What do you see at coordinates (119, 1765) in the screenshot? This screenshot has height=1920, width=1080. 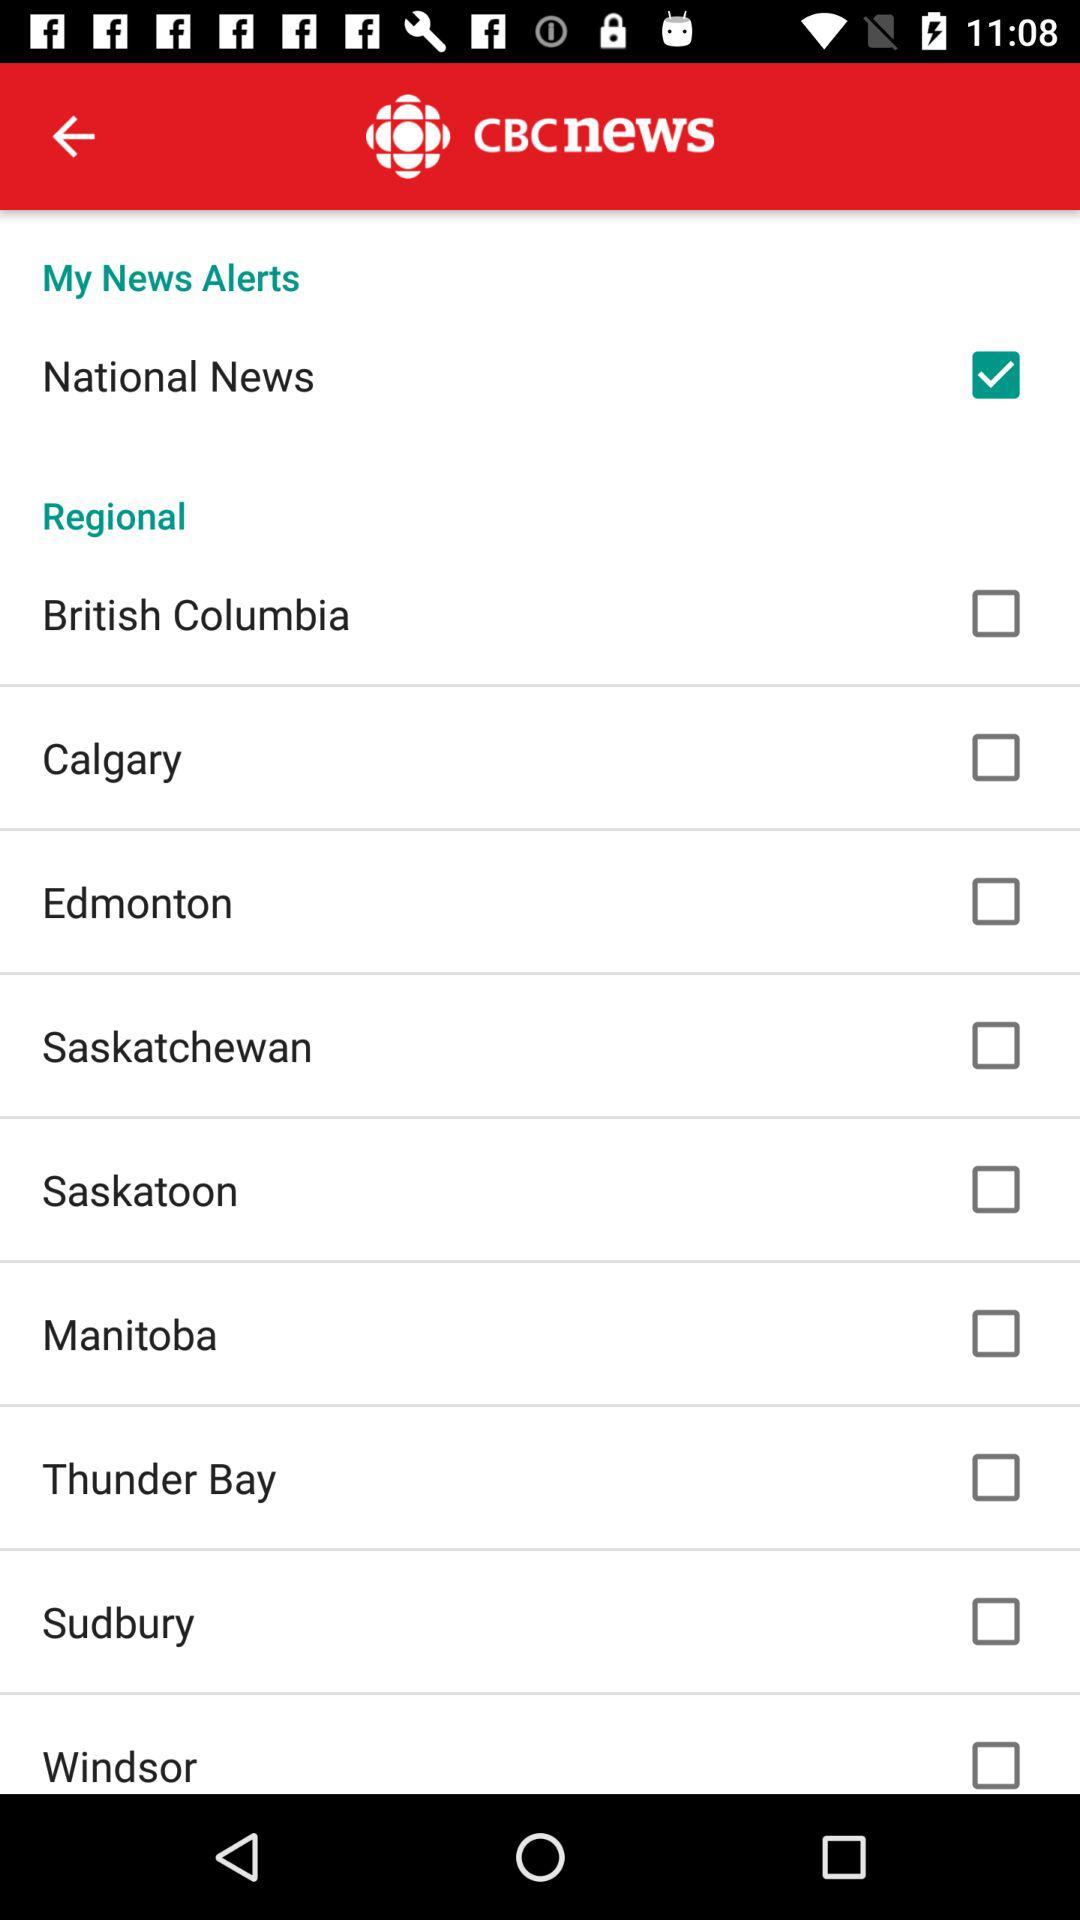 I see `the item below the sudbury icon` at bounding box center [119, 1765].